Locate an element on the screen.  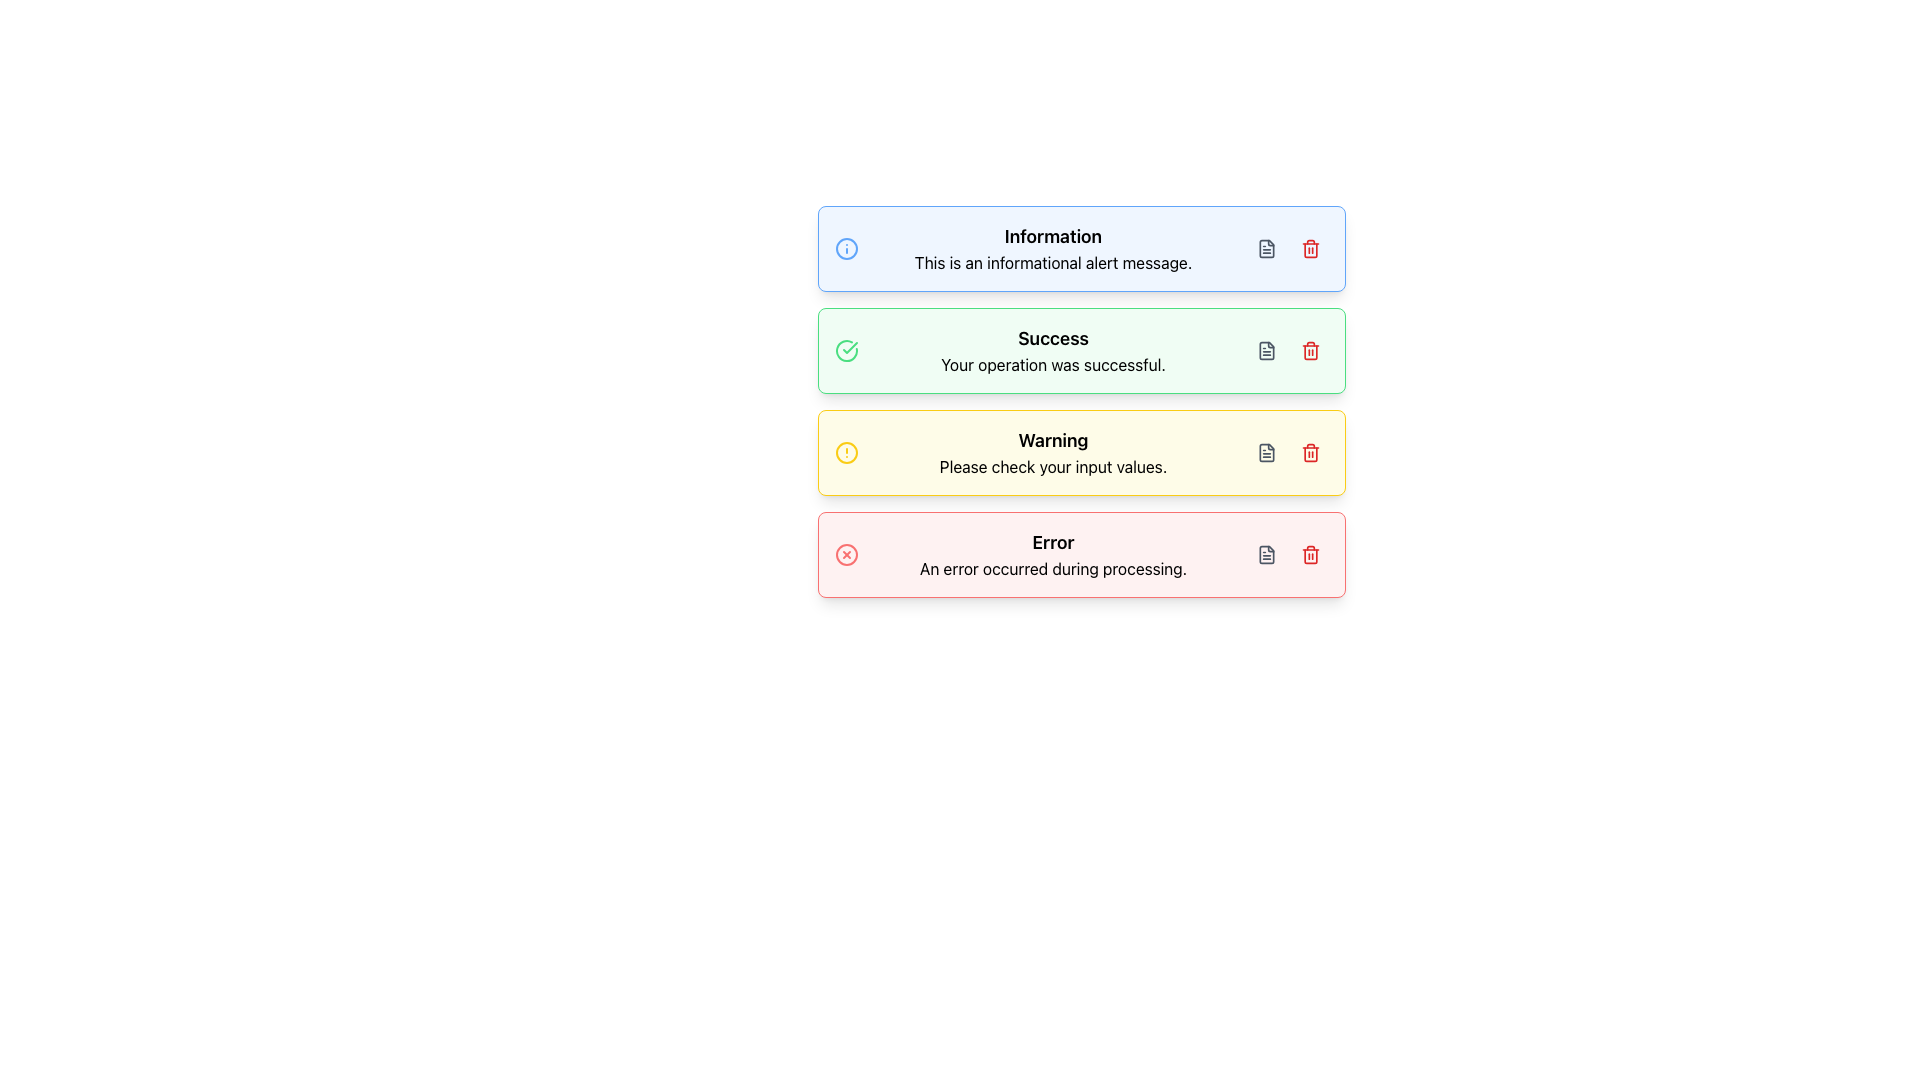
the Trash Can icon located in the 'Success' alert box is located at coordinates (1310, 350).